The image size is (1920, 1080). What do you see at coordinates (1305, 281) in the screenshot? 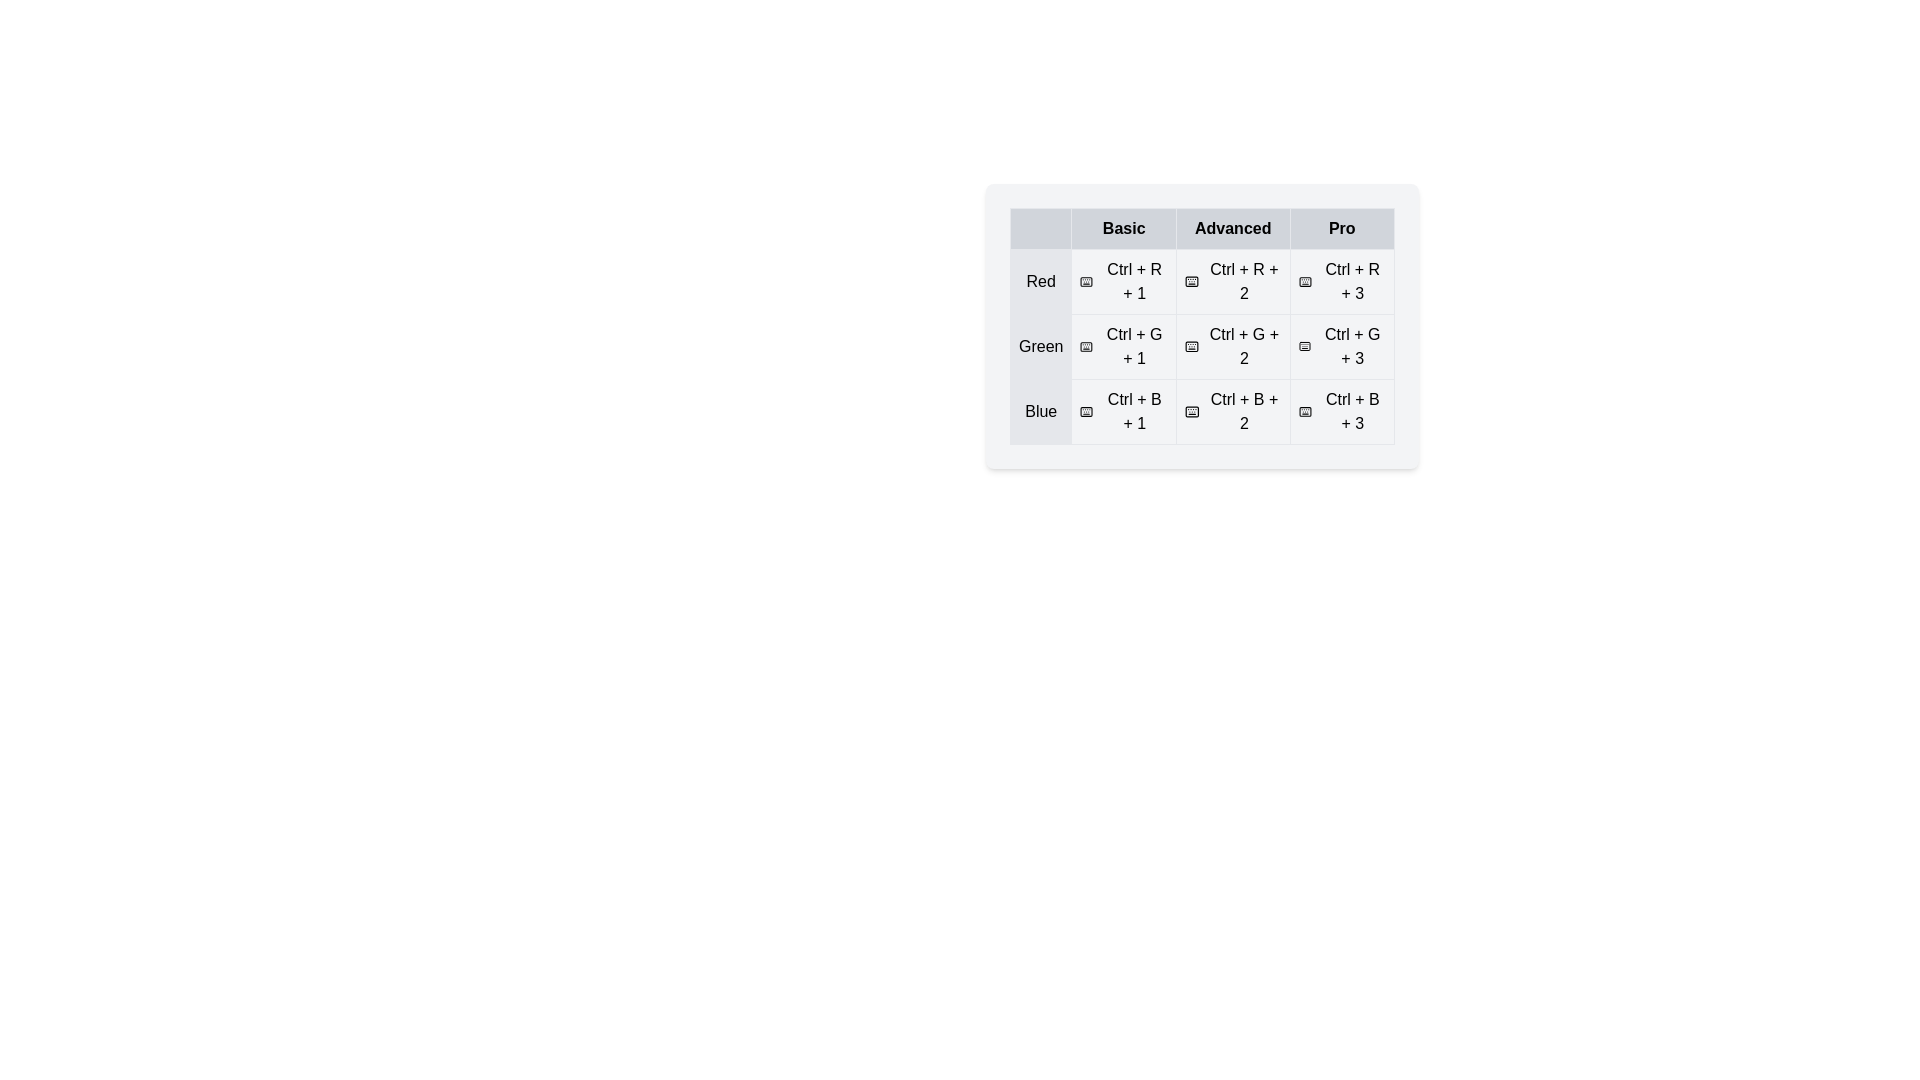
I see `the graphical icon component that serves as a visual part of the icon within the 'Advanced' column and 'Red' row of the table` at bounding box center [1305, 281].